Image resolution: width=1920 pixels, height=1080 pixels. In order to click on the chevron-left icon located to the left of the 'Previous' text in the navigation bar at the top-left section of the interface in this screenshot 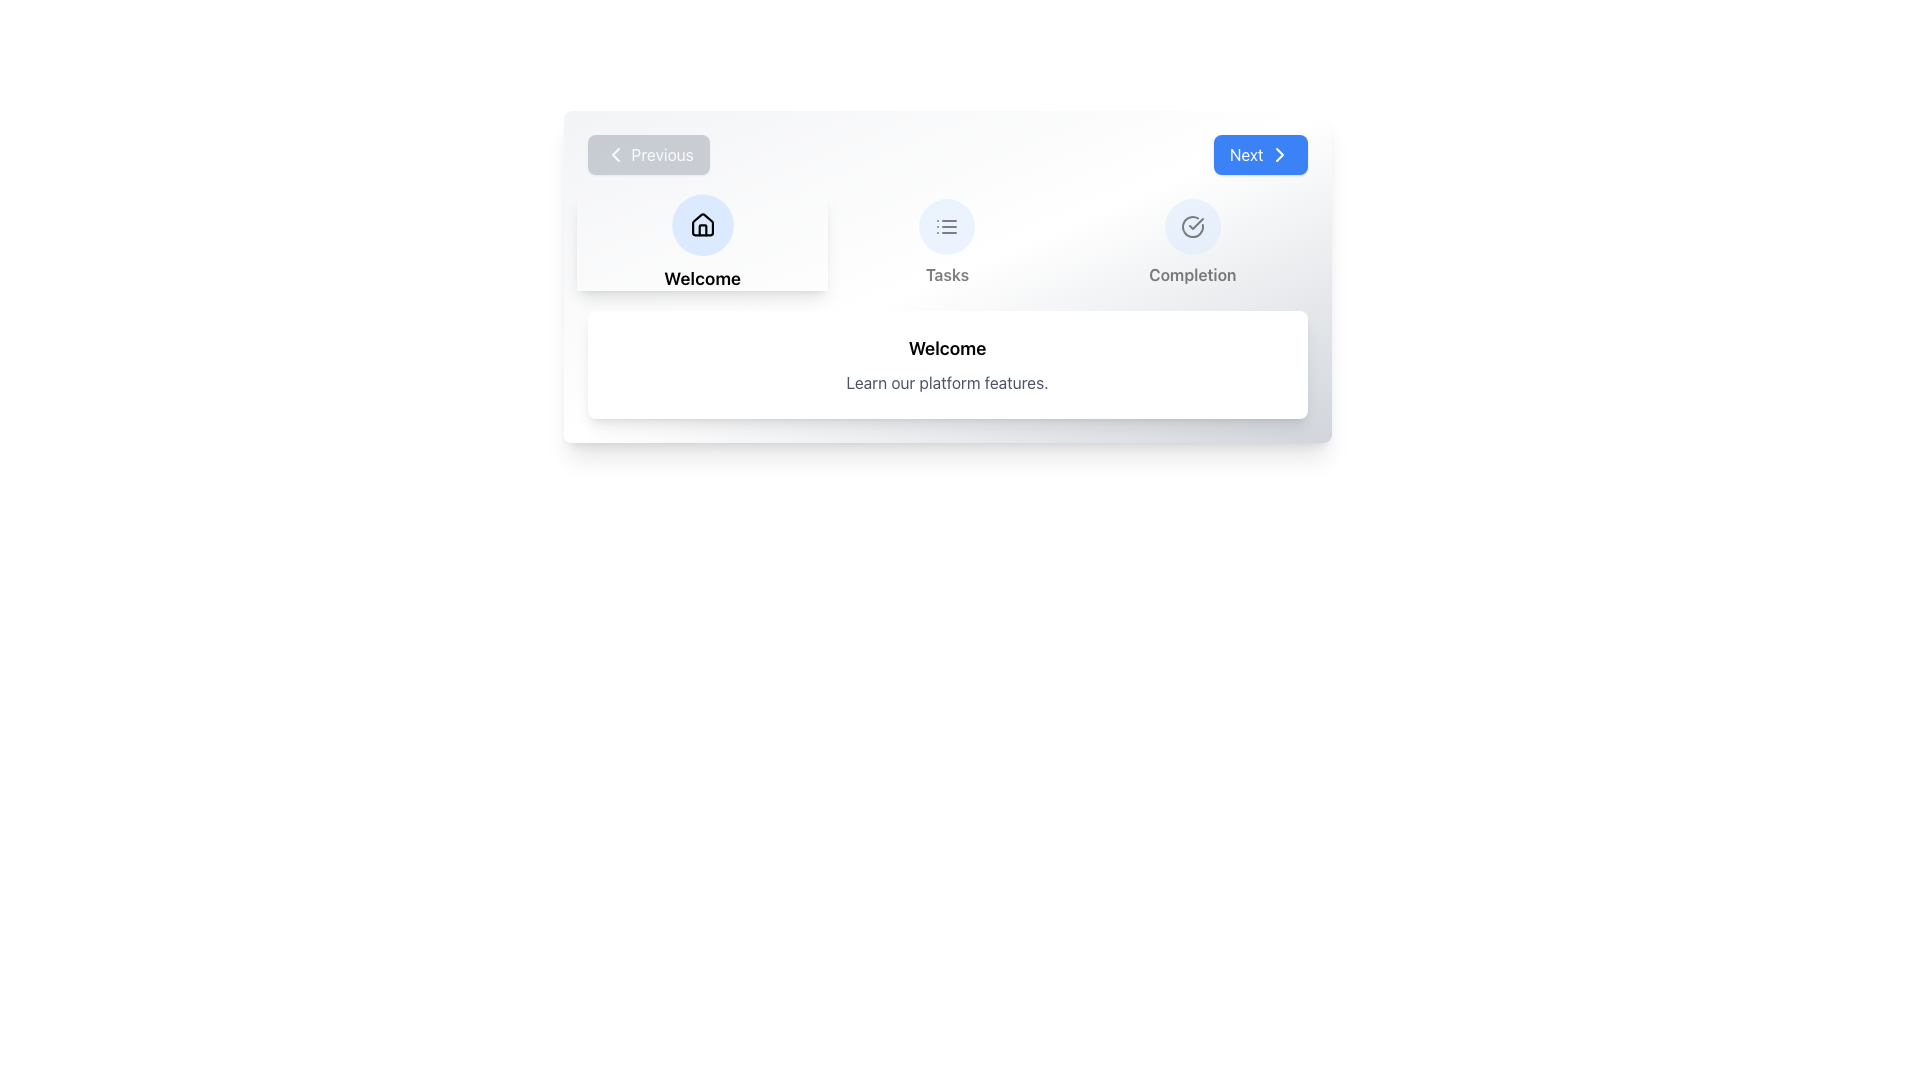, I will do `click(614, 153)`.